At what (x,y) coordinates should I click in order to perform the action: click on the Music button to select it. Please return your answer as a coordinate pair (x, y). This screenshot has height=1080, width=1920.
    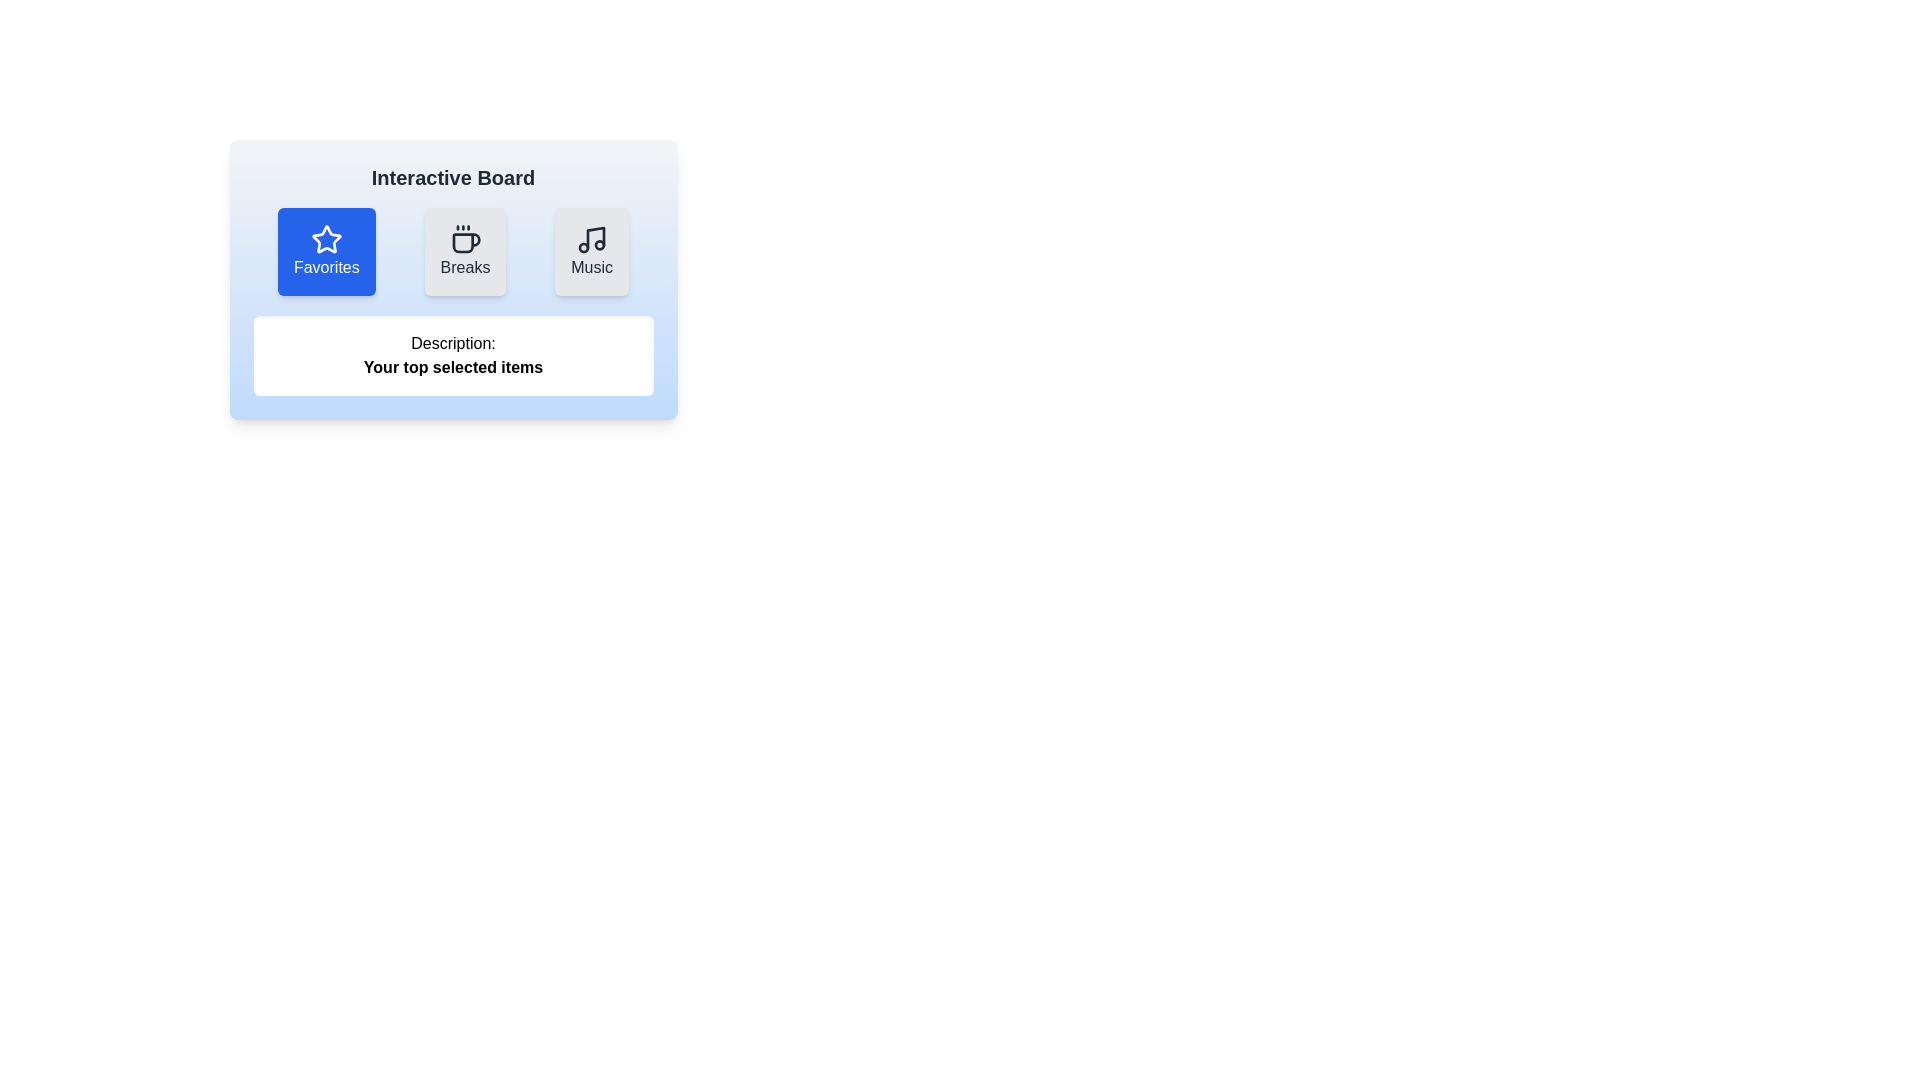
    Looking at the image, I should click on (591, 250).